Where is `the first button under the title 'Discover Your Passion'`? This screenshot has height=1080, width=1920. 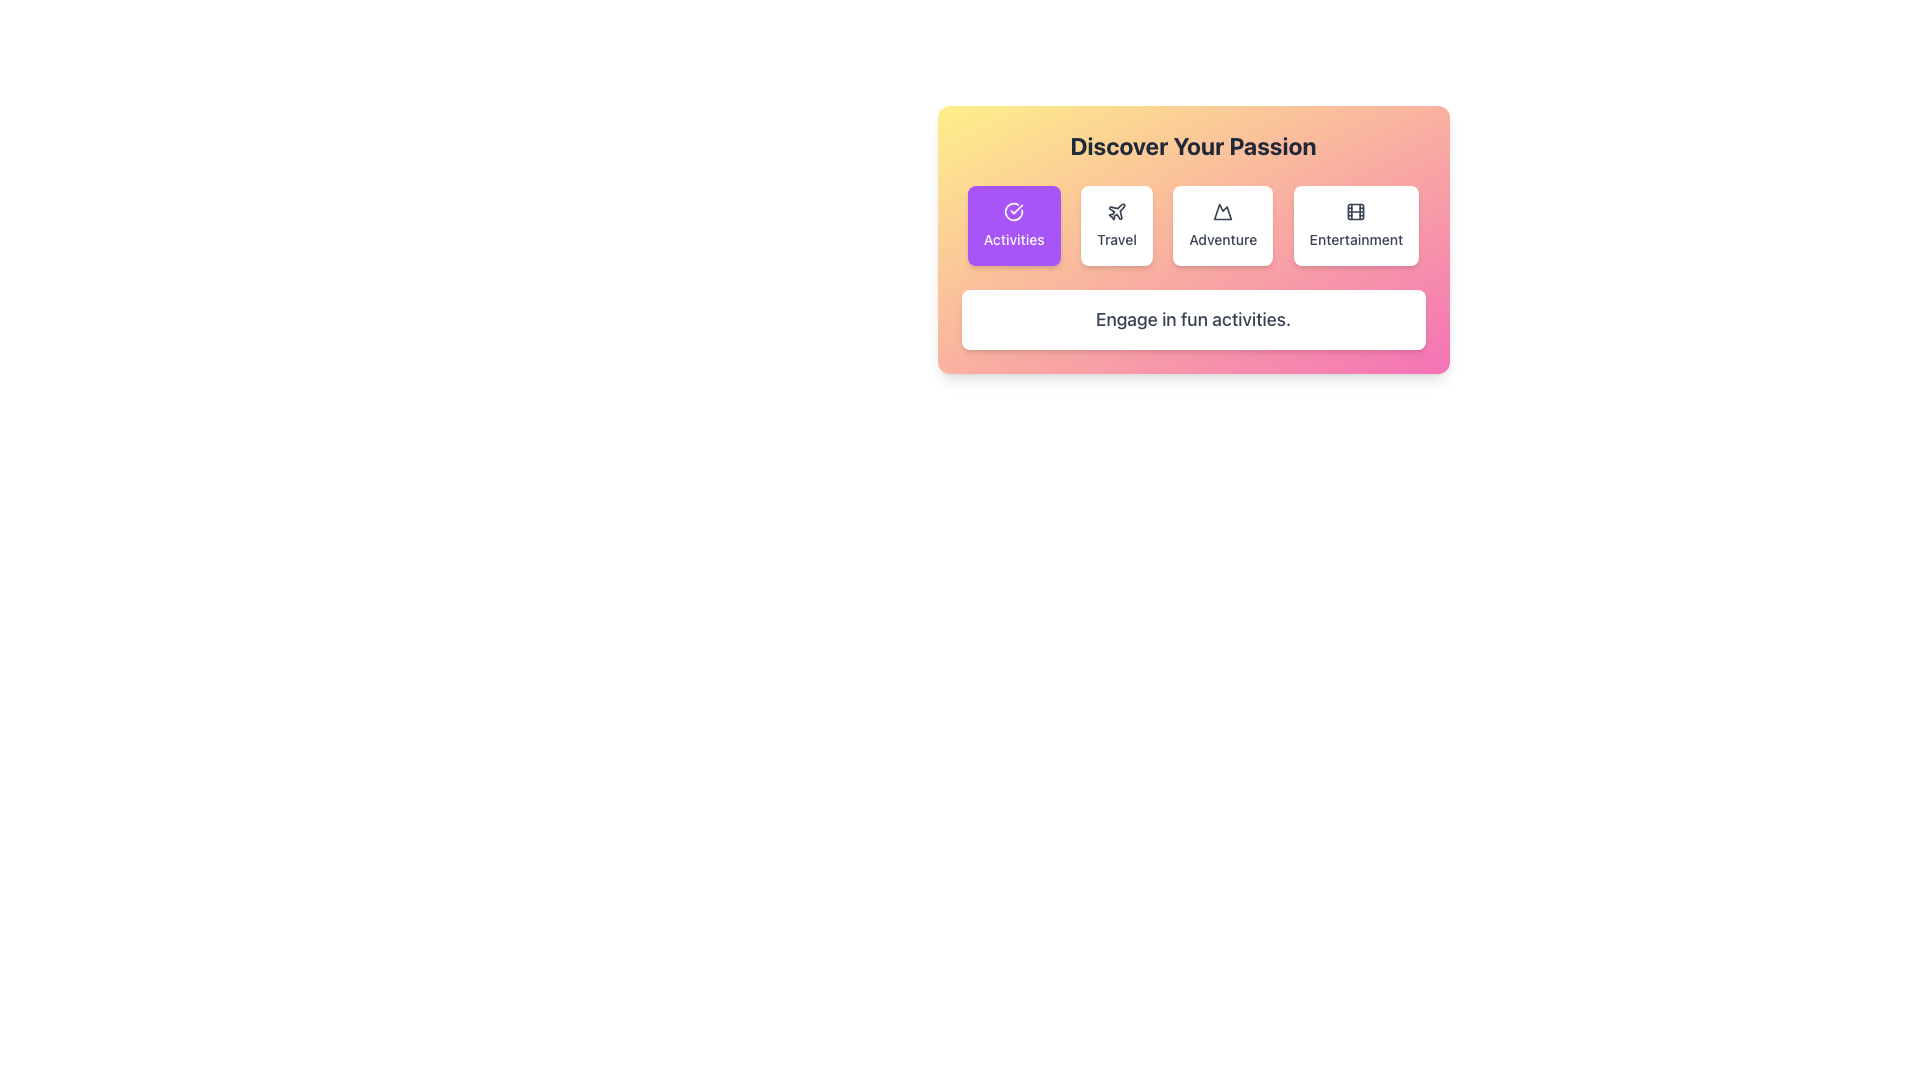
the first button under the title 'Discover Your Passion' is located at coordinates (1013, 225).